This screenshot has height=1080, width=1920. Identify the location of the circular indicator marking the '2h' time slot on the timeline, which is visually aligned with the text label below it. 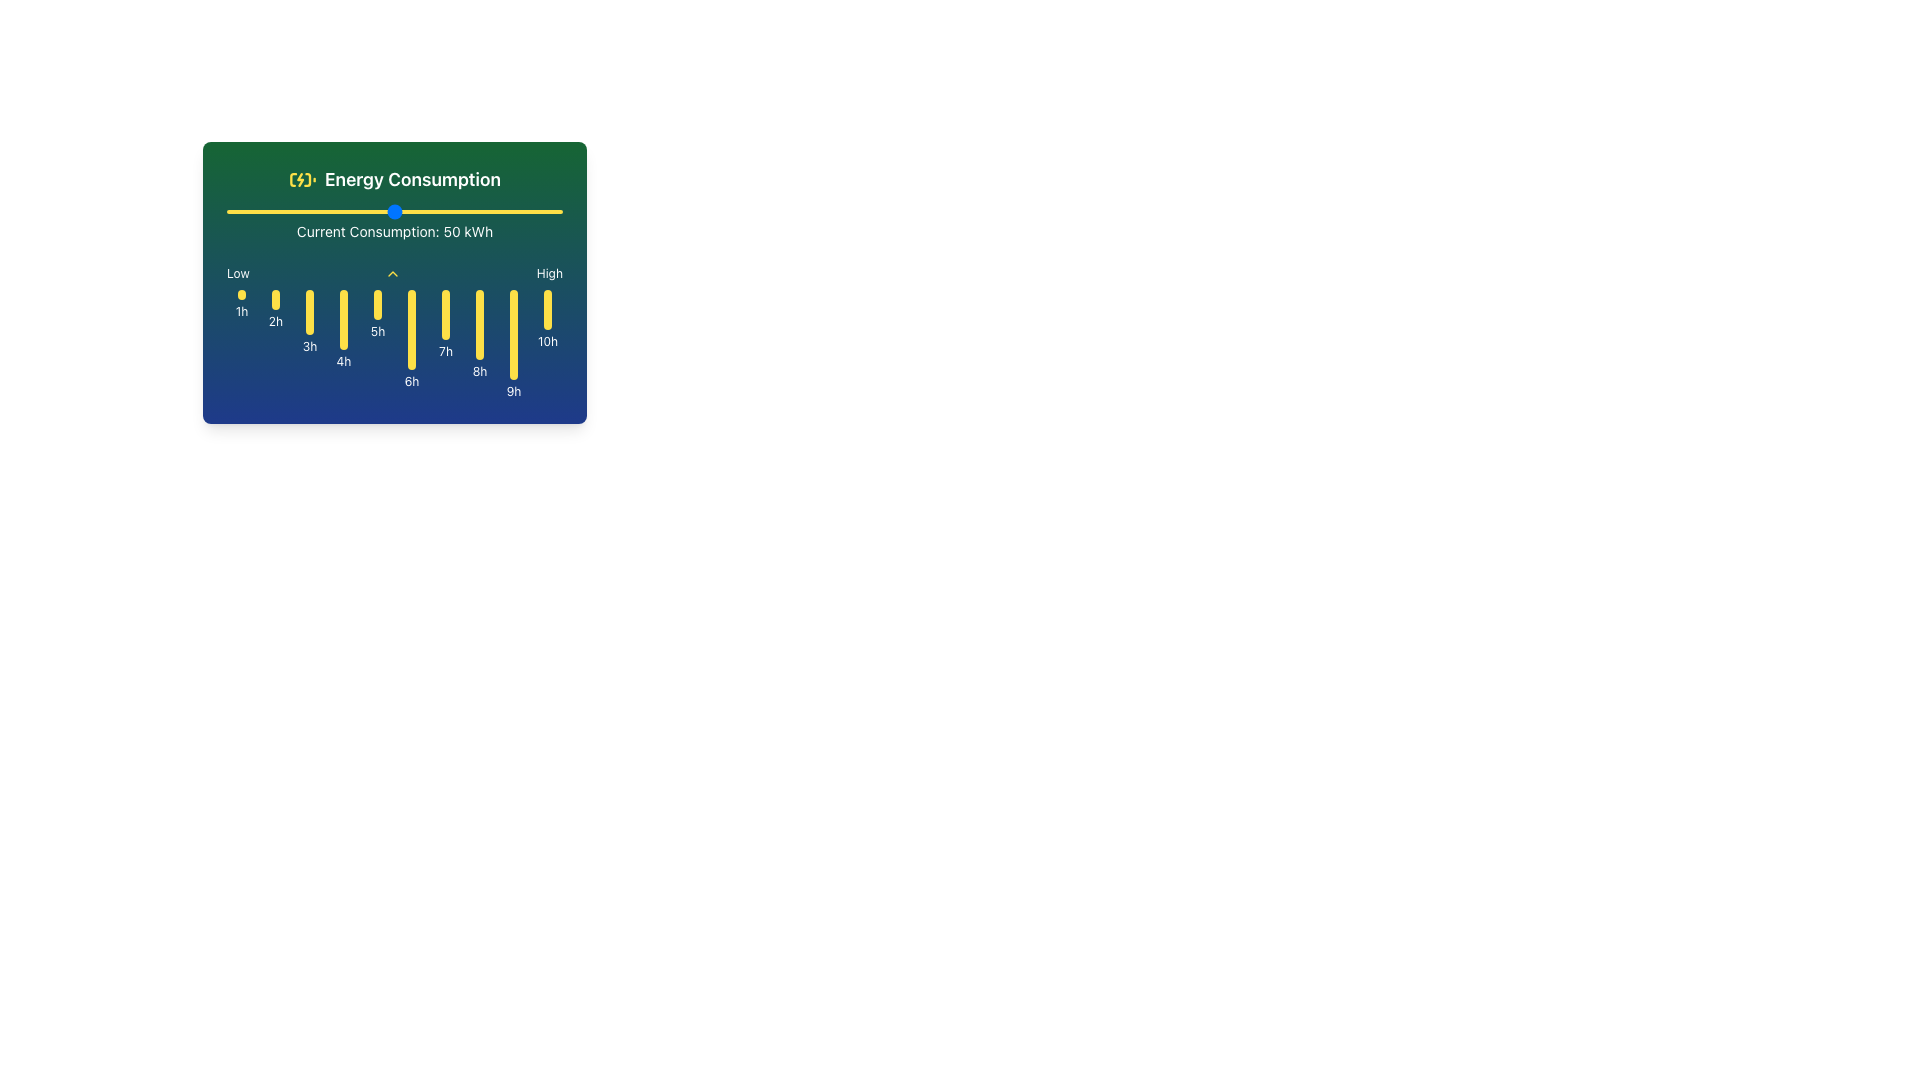
(274, 300).